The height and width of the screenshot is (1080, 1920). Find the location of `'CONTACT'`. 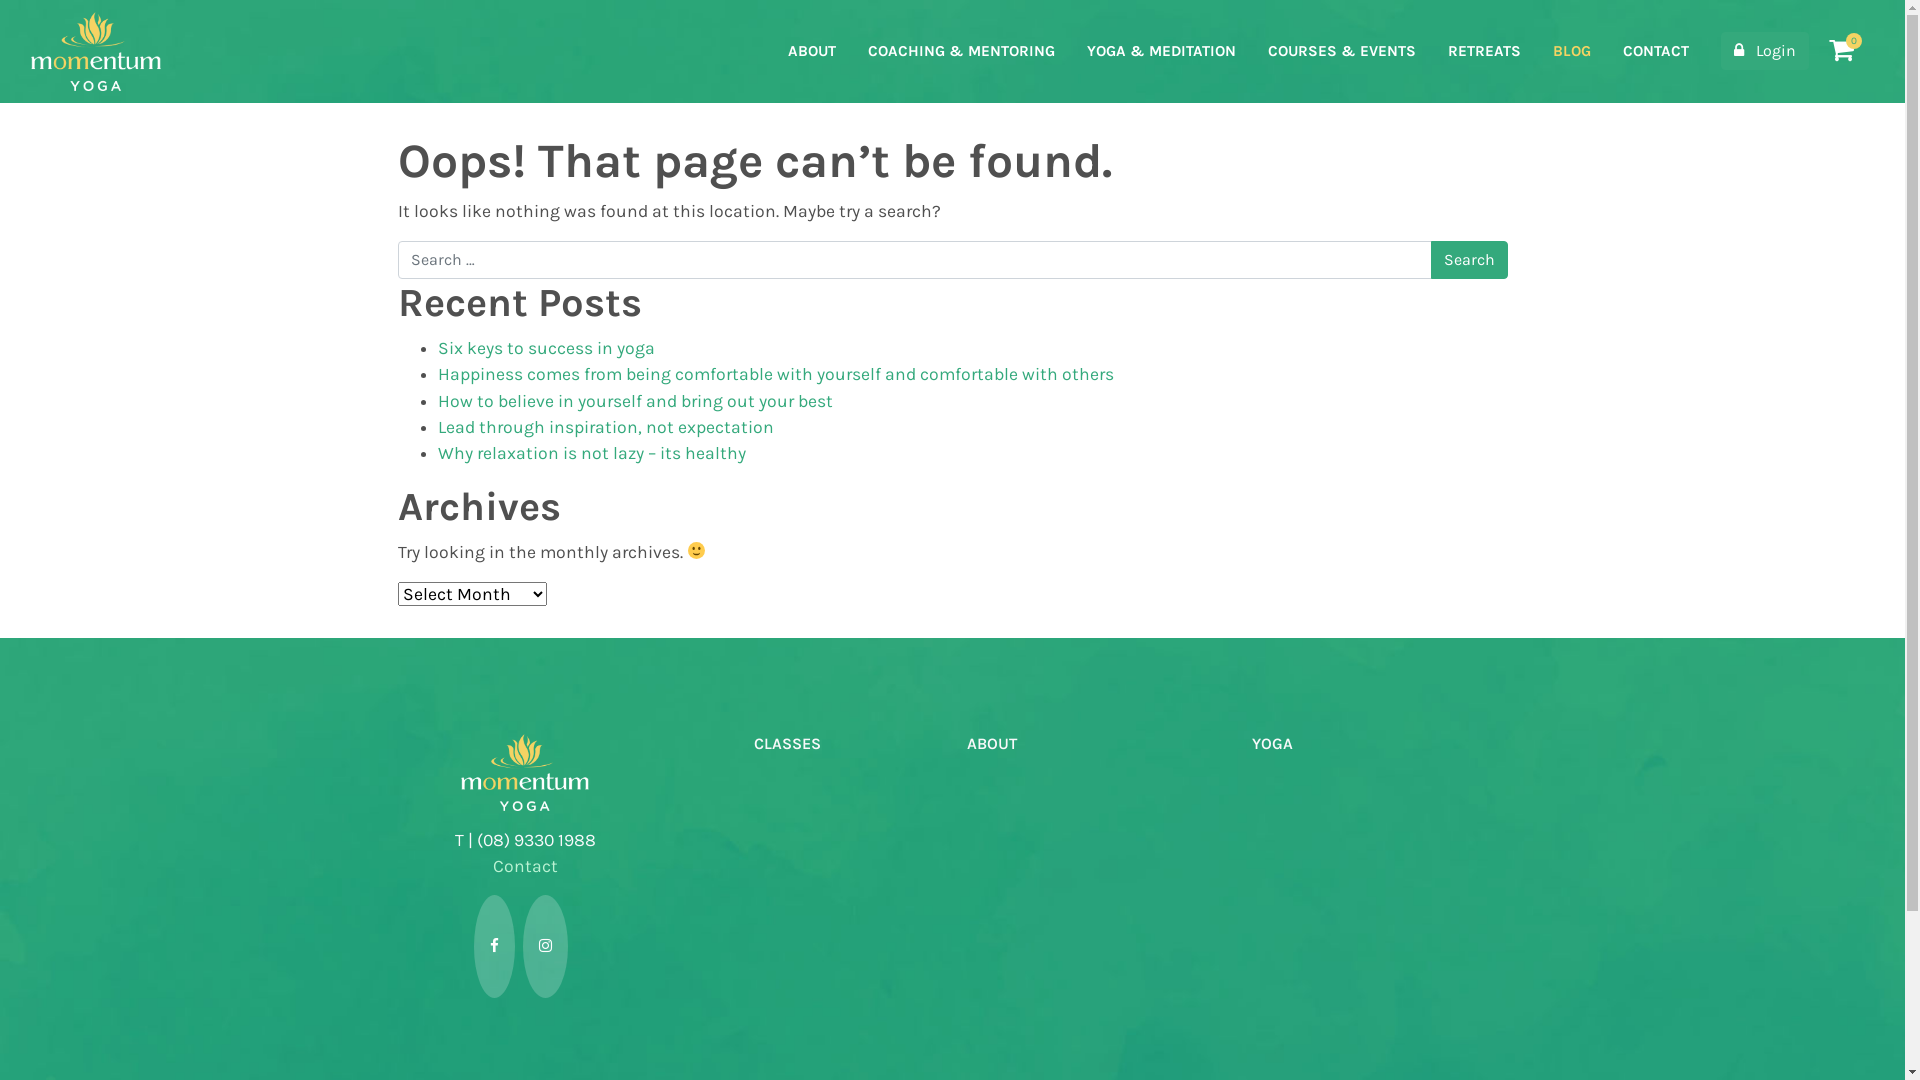

'CONTACT' is located at coordinates (1656, 50).